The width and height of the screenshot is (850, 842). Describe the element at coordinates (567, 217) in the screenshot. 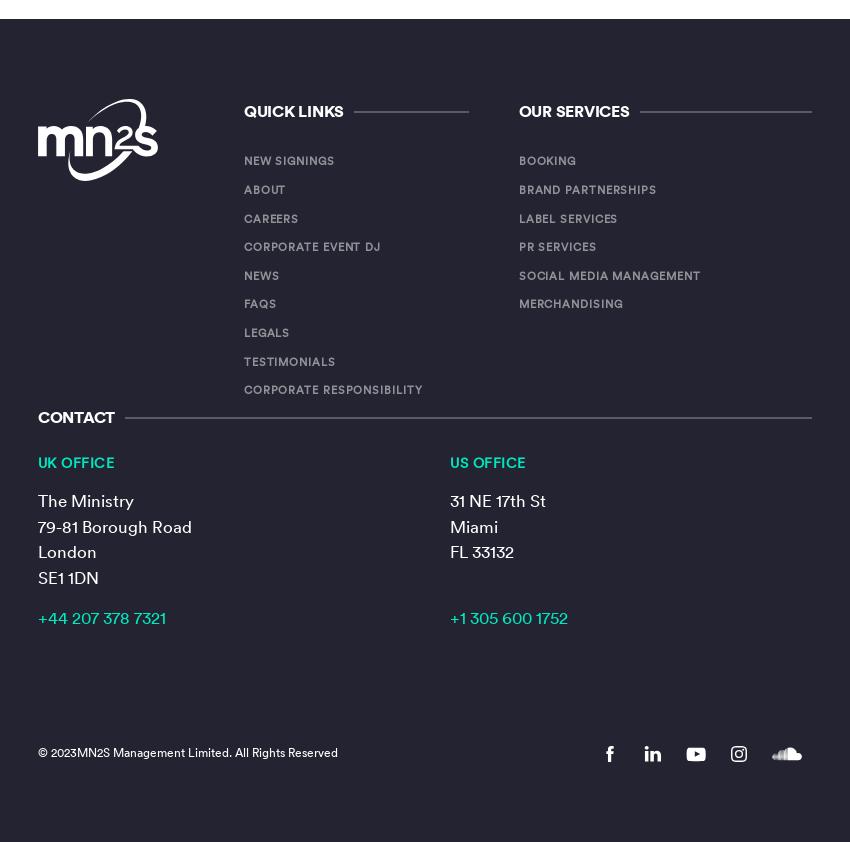

I see `'Label Services'` at that location.